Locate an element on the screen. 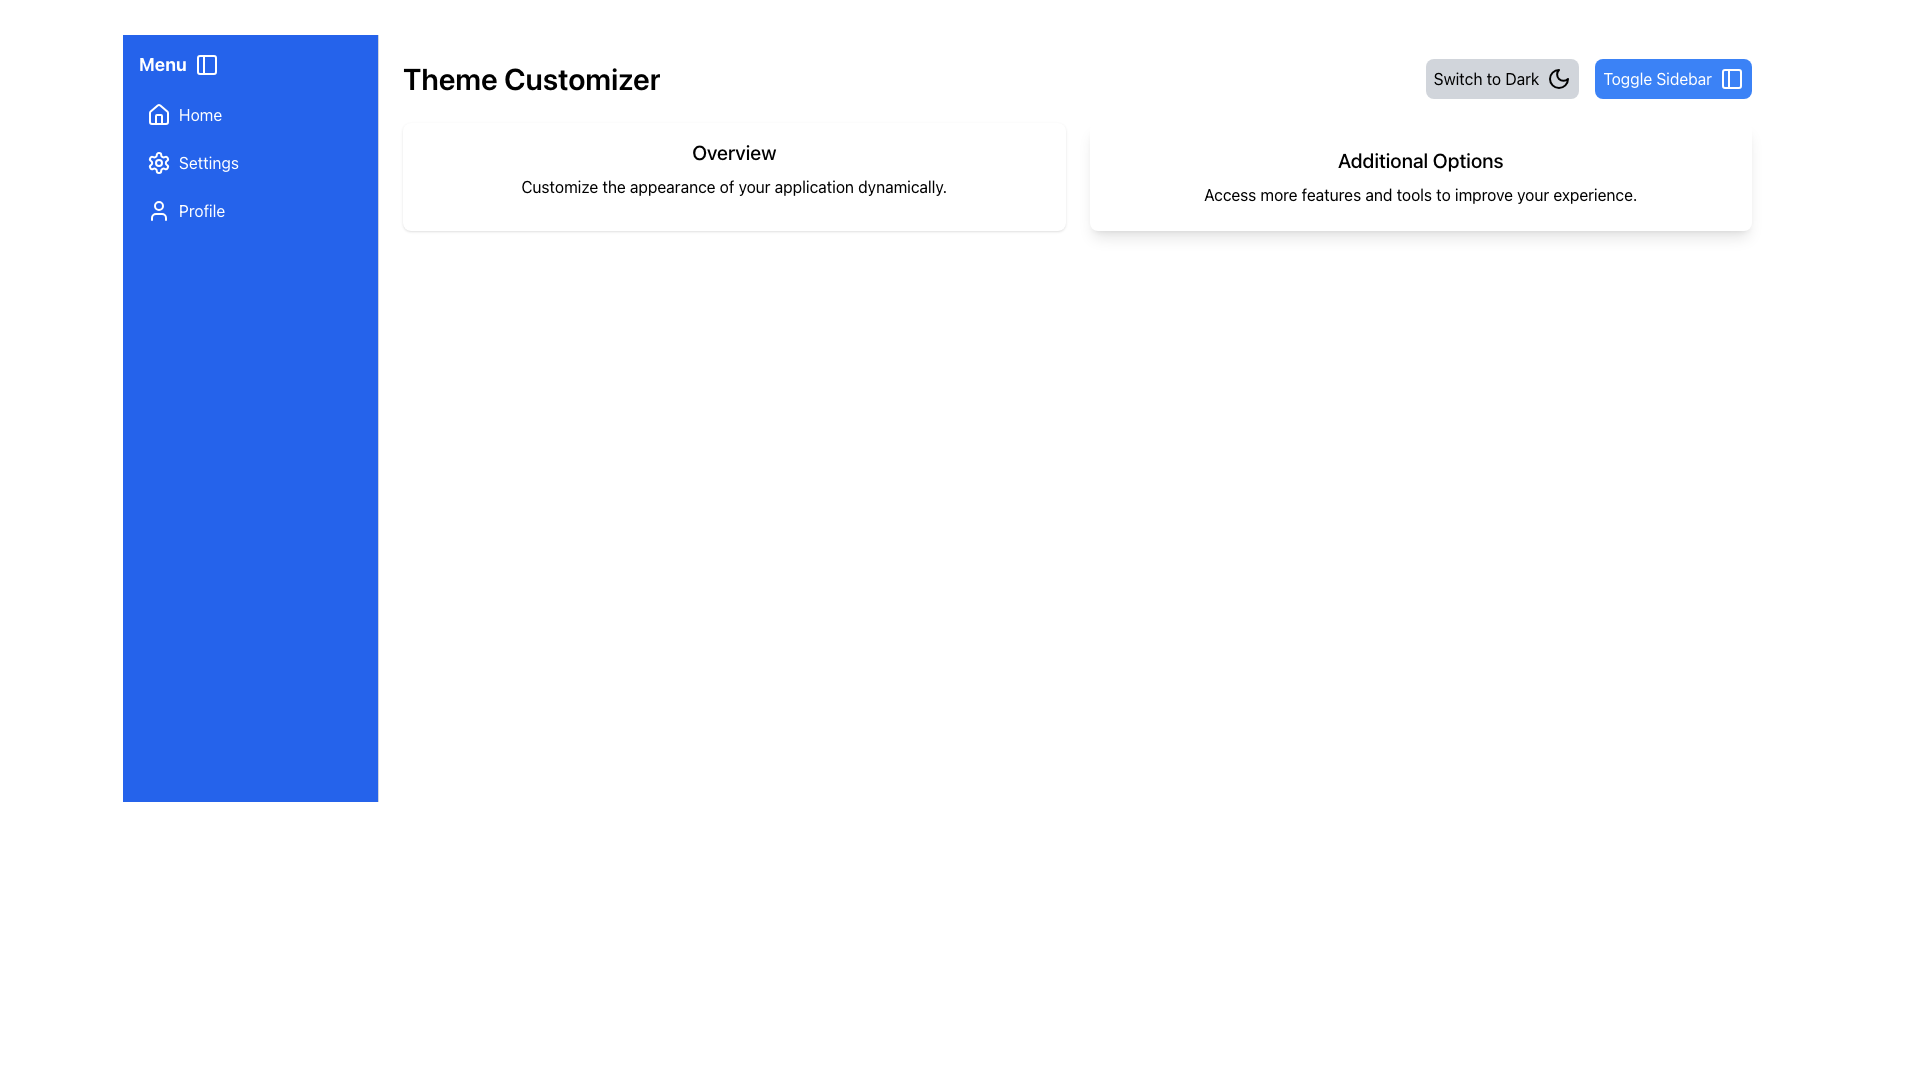 This screenshot has height=1080, width=1920. the 'Settings' icon located in the navigation sidebar, positioned between the 'Home' and 'Profile' icons is located at coordinates (157, 161).